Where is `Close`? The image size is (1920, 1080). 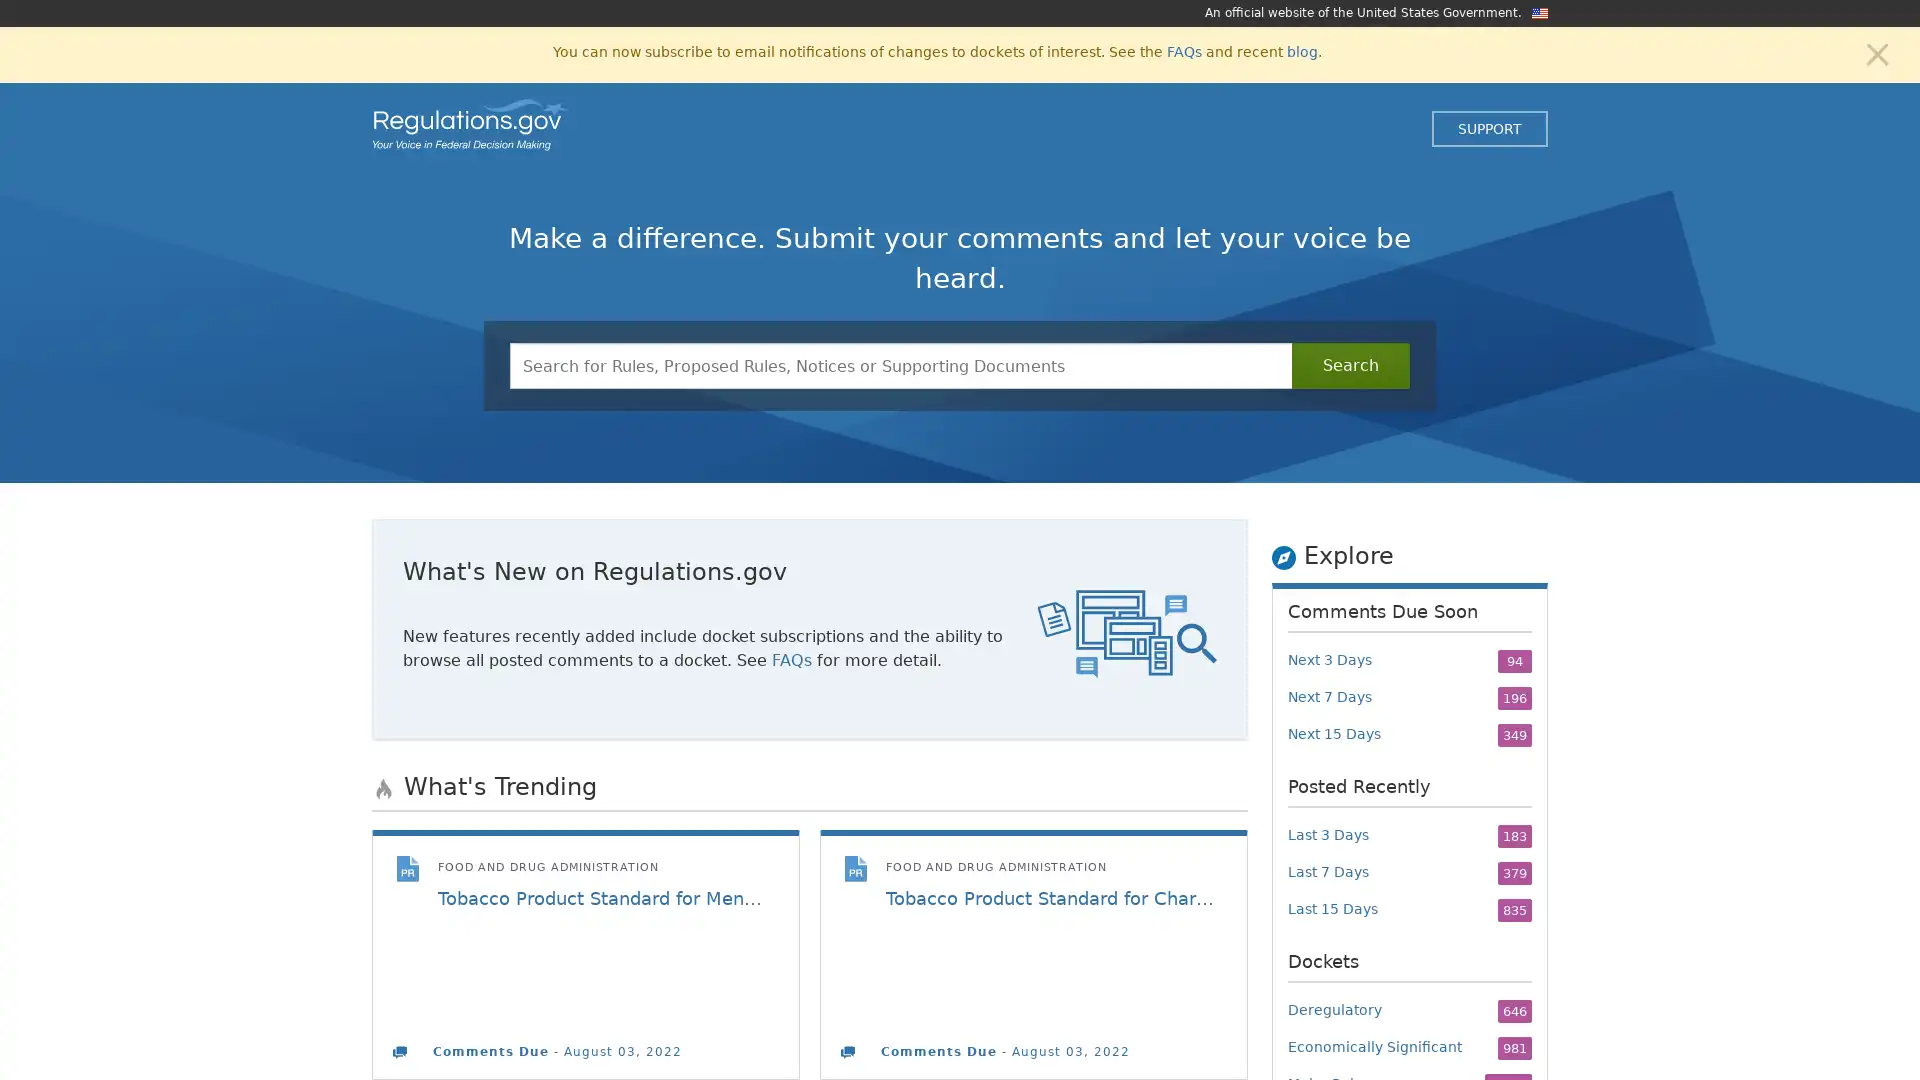
Close is located at coordinates (1876, 52).